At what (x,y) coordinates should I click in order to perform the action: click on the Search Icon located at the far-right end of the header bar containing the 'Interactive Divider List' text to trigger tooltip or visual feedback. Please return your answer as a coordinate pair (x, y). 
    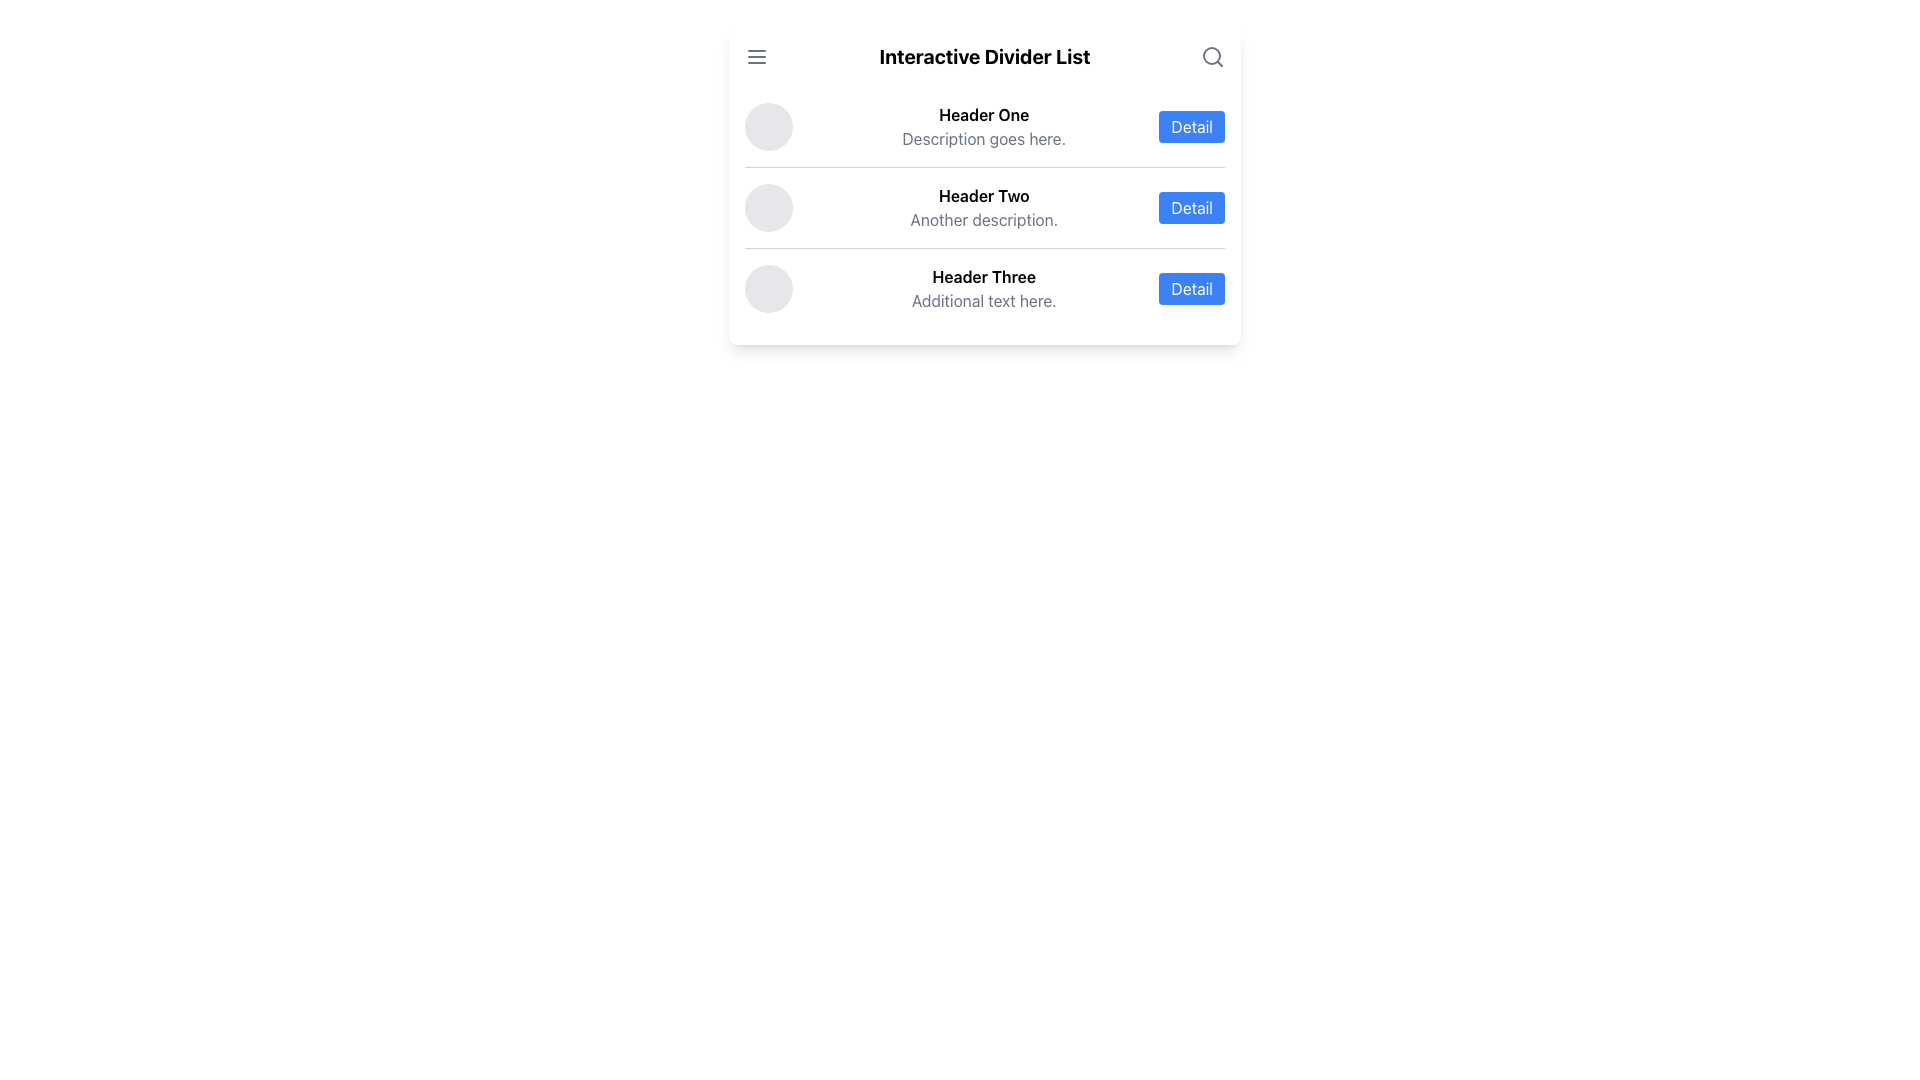
    Looking at the image, I should click on (1212, 56).